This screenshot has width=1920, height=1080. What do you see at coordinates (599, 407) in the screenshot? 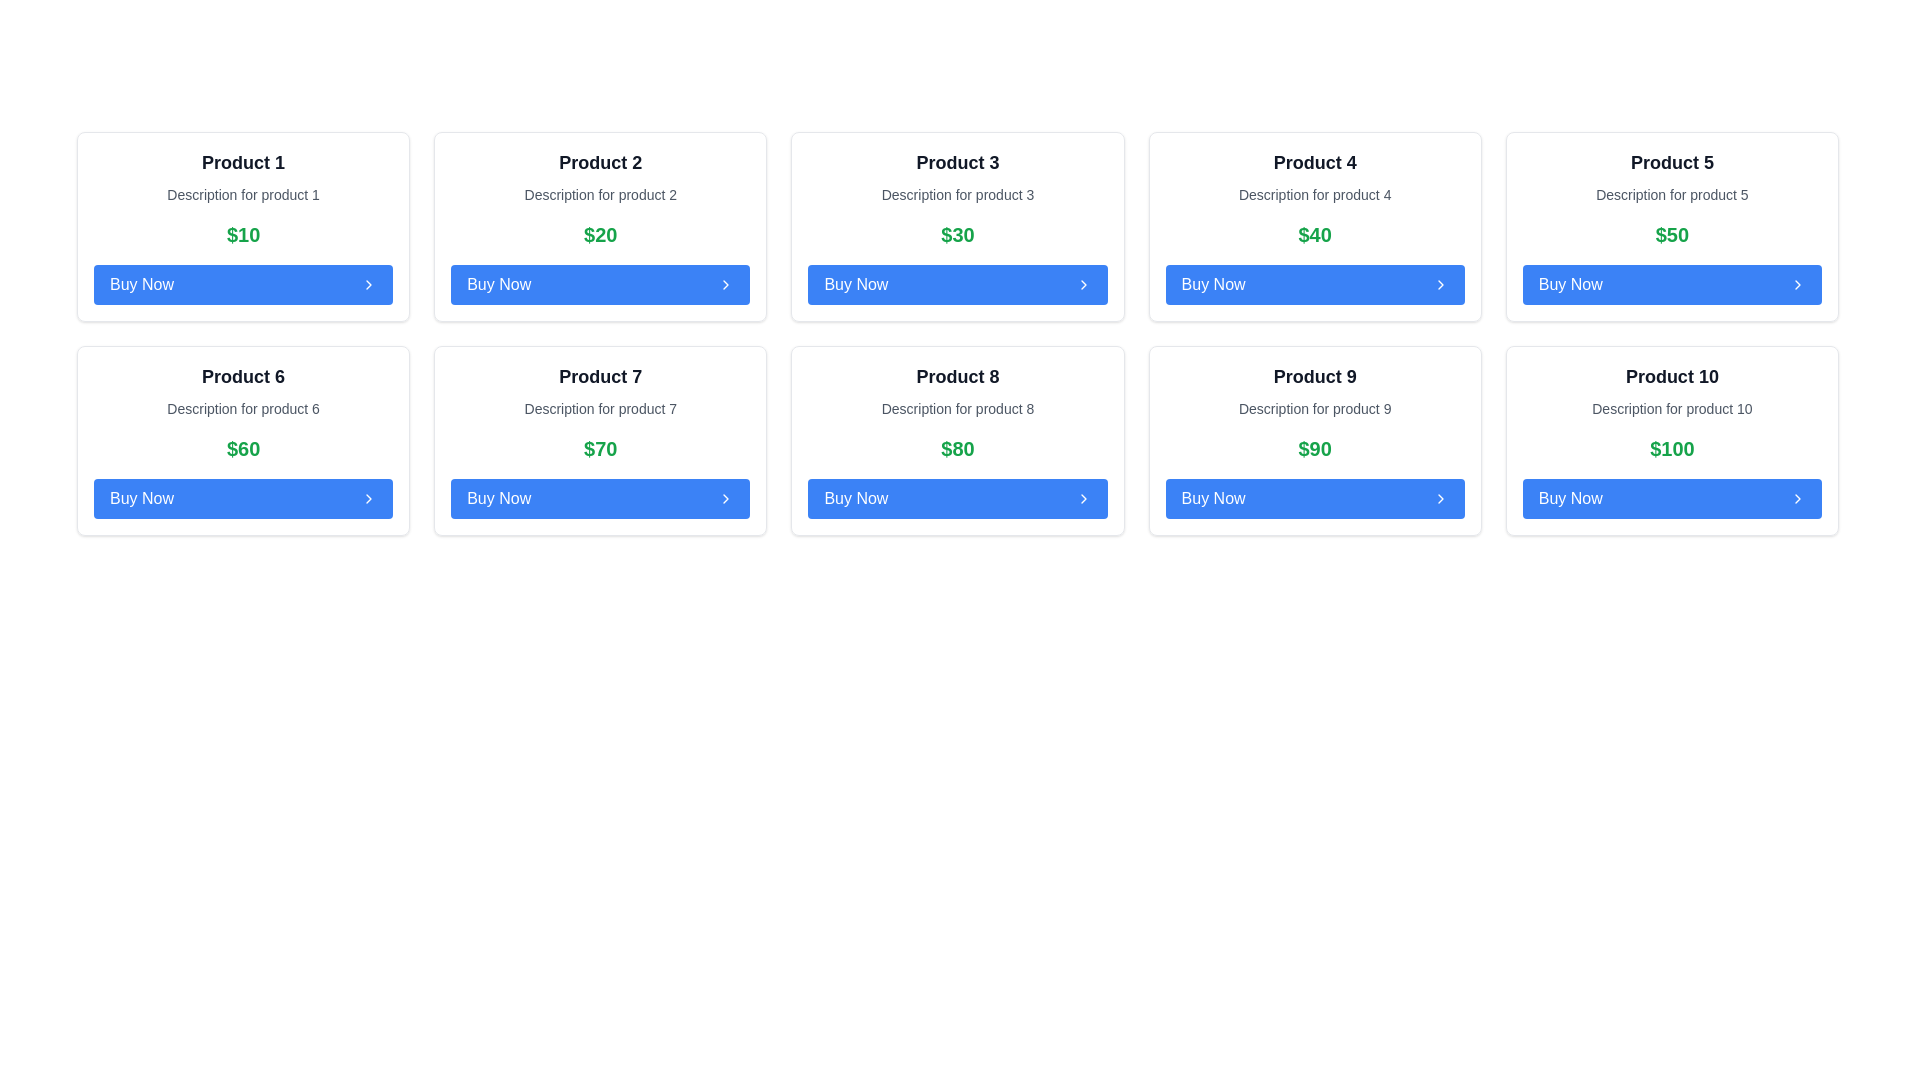
I see `descriptive text label providing additional information about 'Product 7', positioned between the title and price label within the product card` at bounding box center [599, 407].